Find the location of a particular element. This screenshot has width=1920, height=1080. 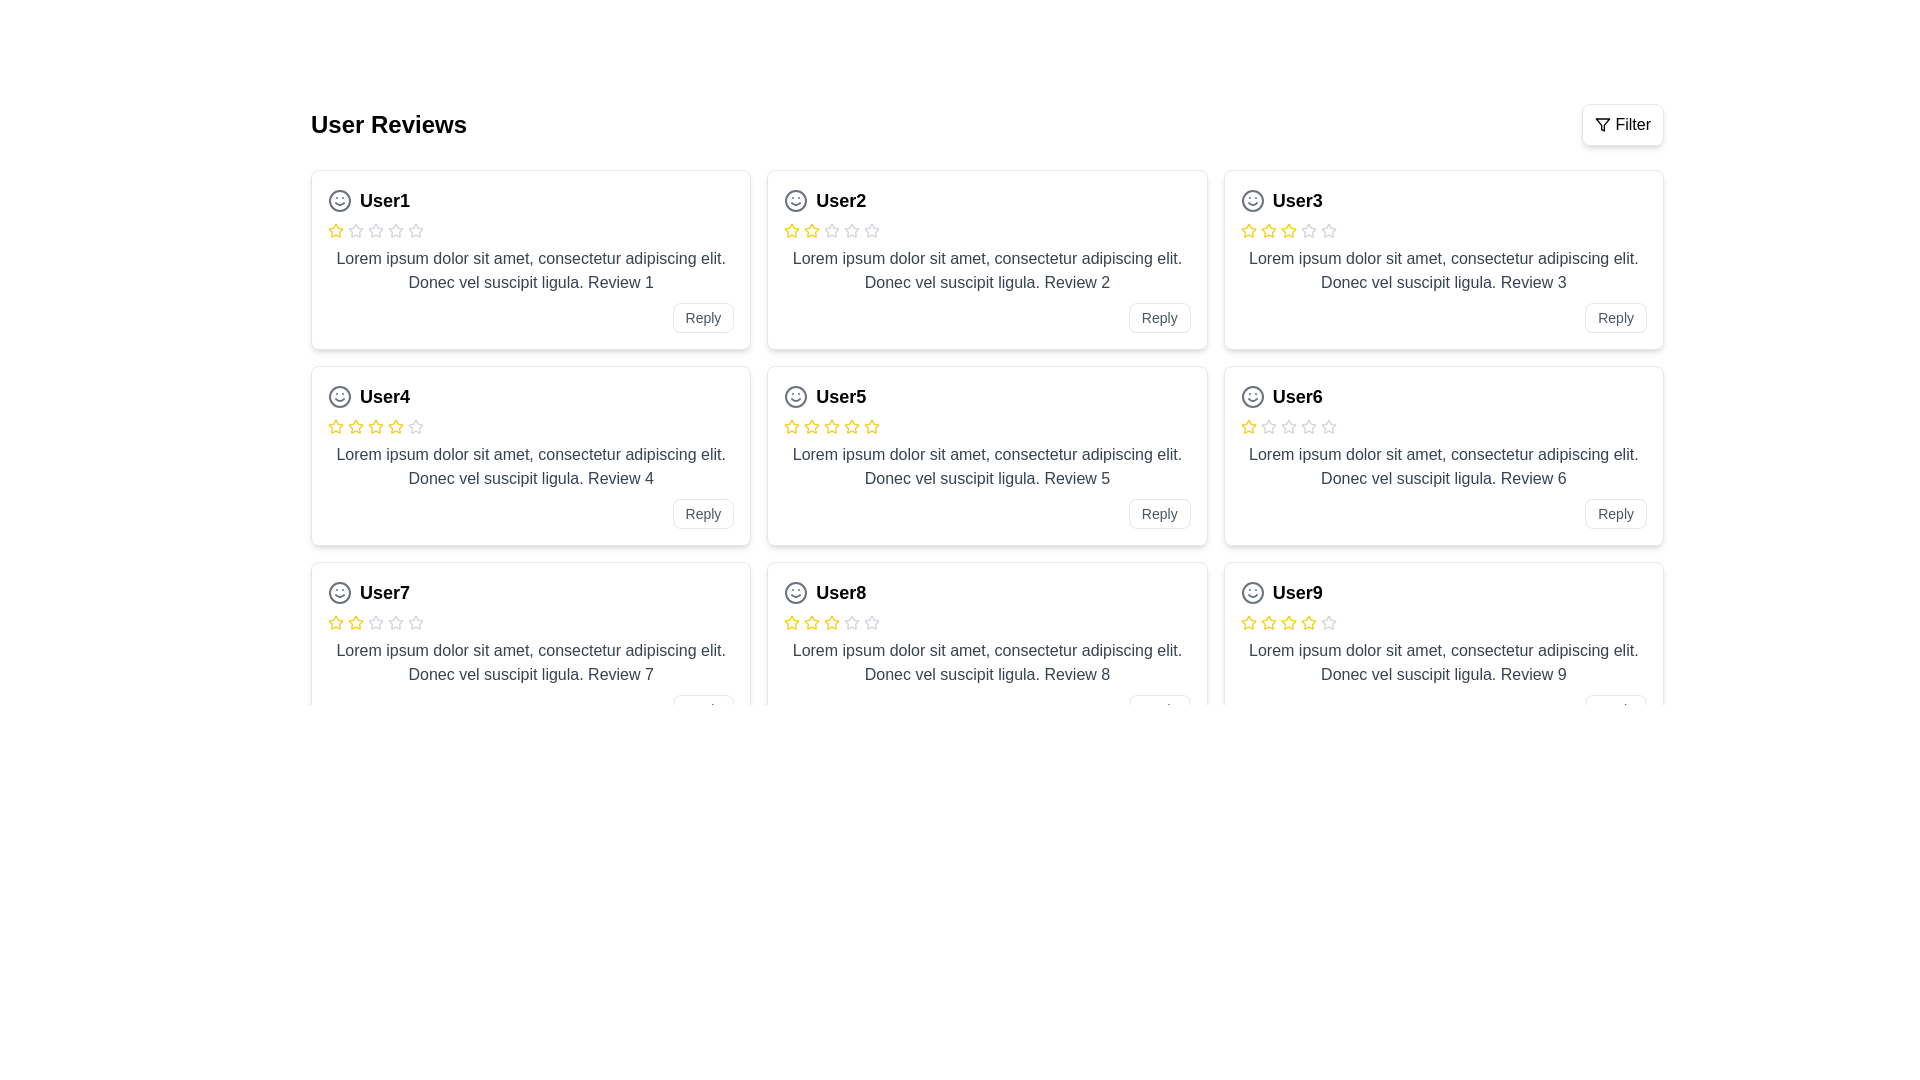

the Circular SVG element representing the main circular stroke of the smiley face in the User Reviews section for User9 is located at coordinates (1251, 592).